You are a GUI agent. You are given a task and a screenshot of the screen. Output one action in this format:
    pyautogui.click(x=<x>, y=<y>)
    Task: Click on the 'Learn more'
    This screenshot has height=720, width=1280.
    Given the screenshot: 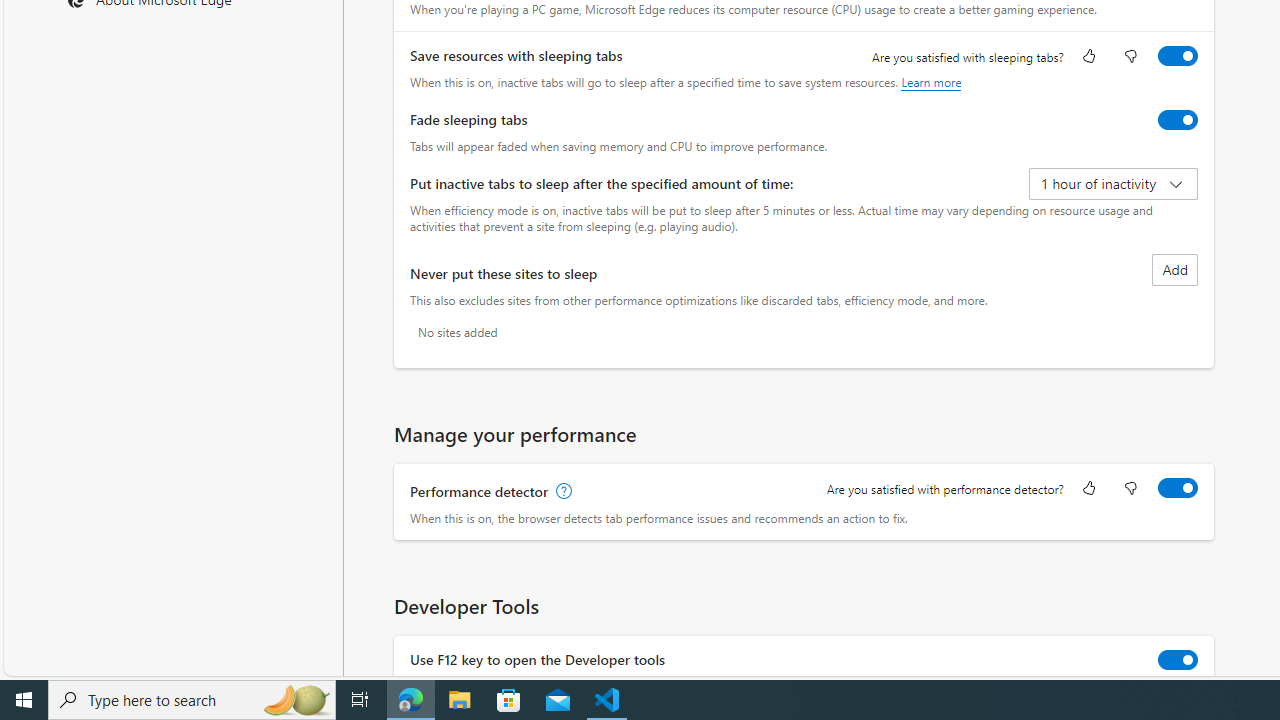 What is the action you would take?
    pyautogui.click(x=930, y=81)
    